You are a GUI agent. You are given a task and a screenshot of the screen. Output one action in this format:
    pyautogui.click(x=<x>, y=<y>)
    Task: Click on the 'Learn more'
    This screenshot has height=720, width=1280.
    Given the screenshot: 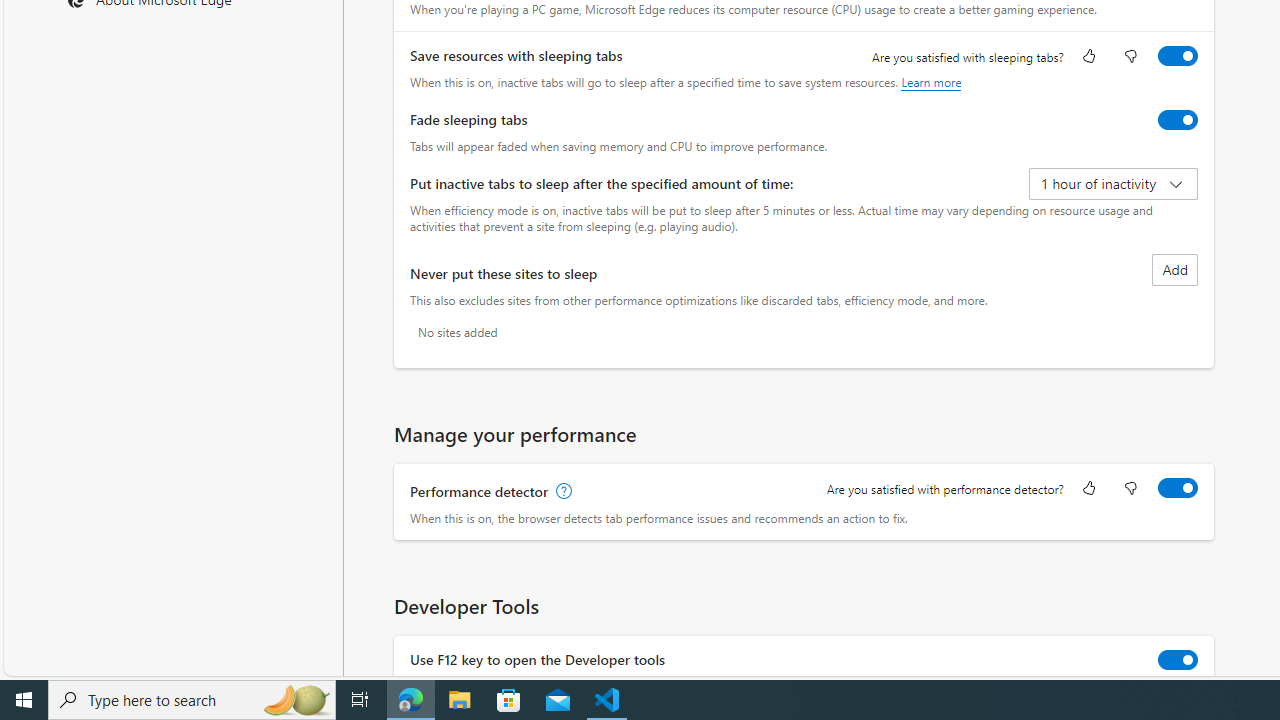 What is the action you would take?
    pyautogui.click(x=930, y=81)
    